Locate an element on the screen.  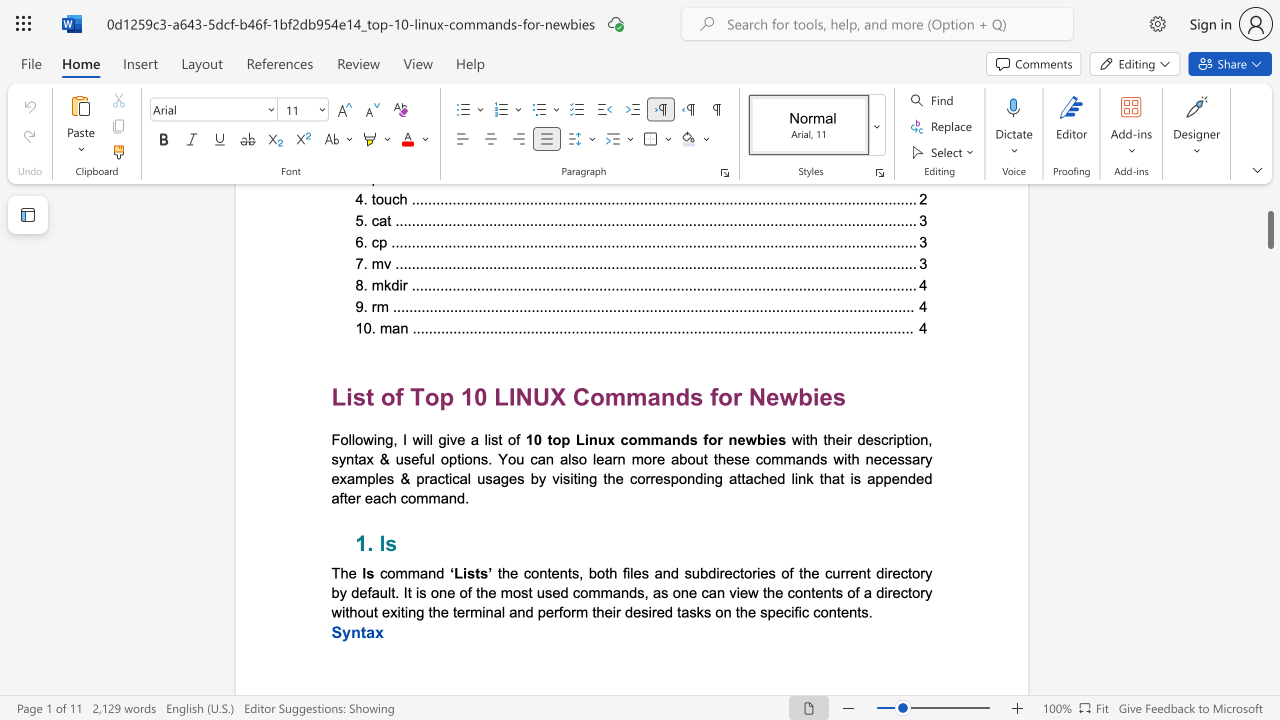
the subset text "ds f" within the text "10 top Linux commands for newbies" is located at coordinates (680, 438).